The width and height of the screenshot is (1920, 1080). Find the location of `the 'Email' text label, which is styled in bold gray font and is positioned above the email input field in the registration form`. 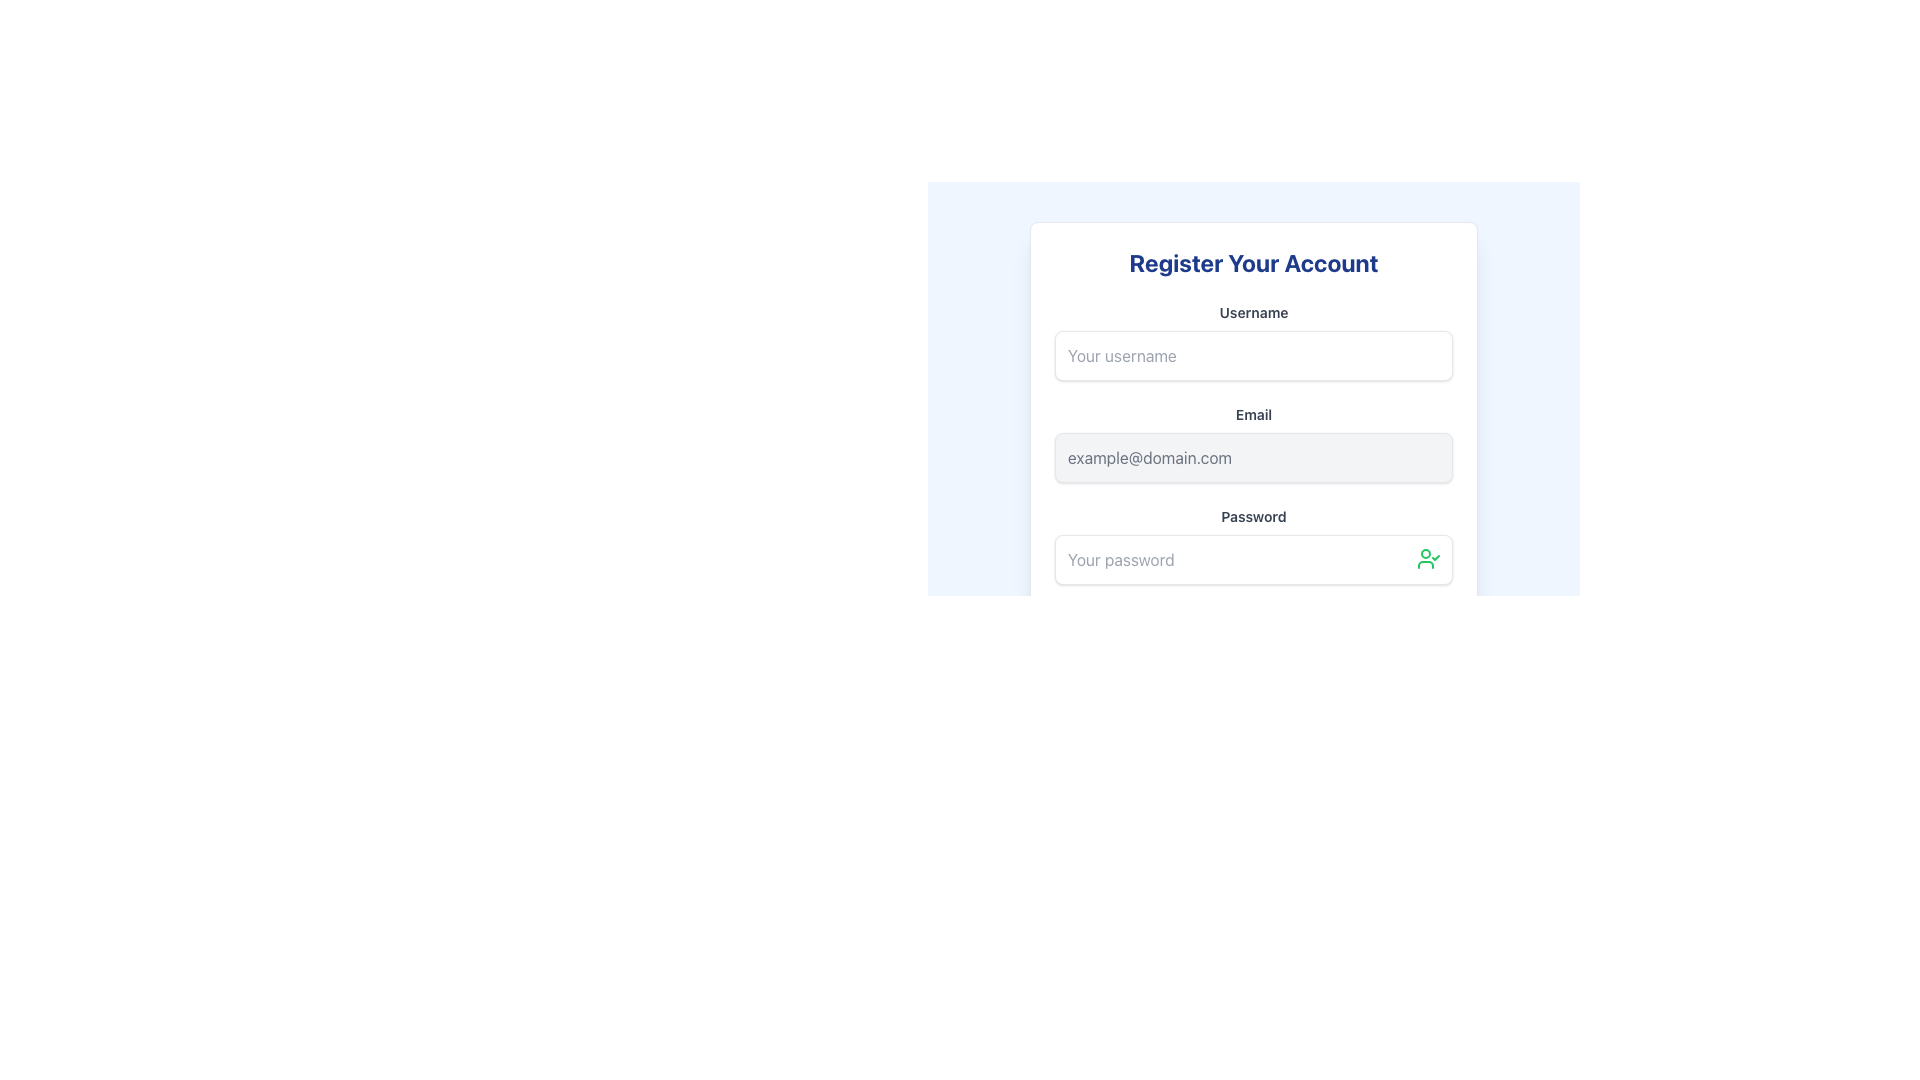

the 'Email' text label, which is styled in bold gray font and is positioned above the email input field in the registration form is located at coordinates (1252, 414).